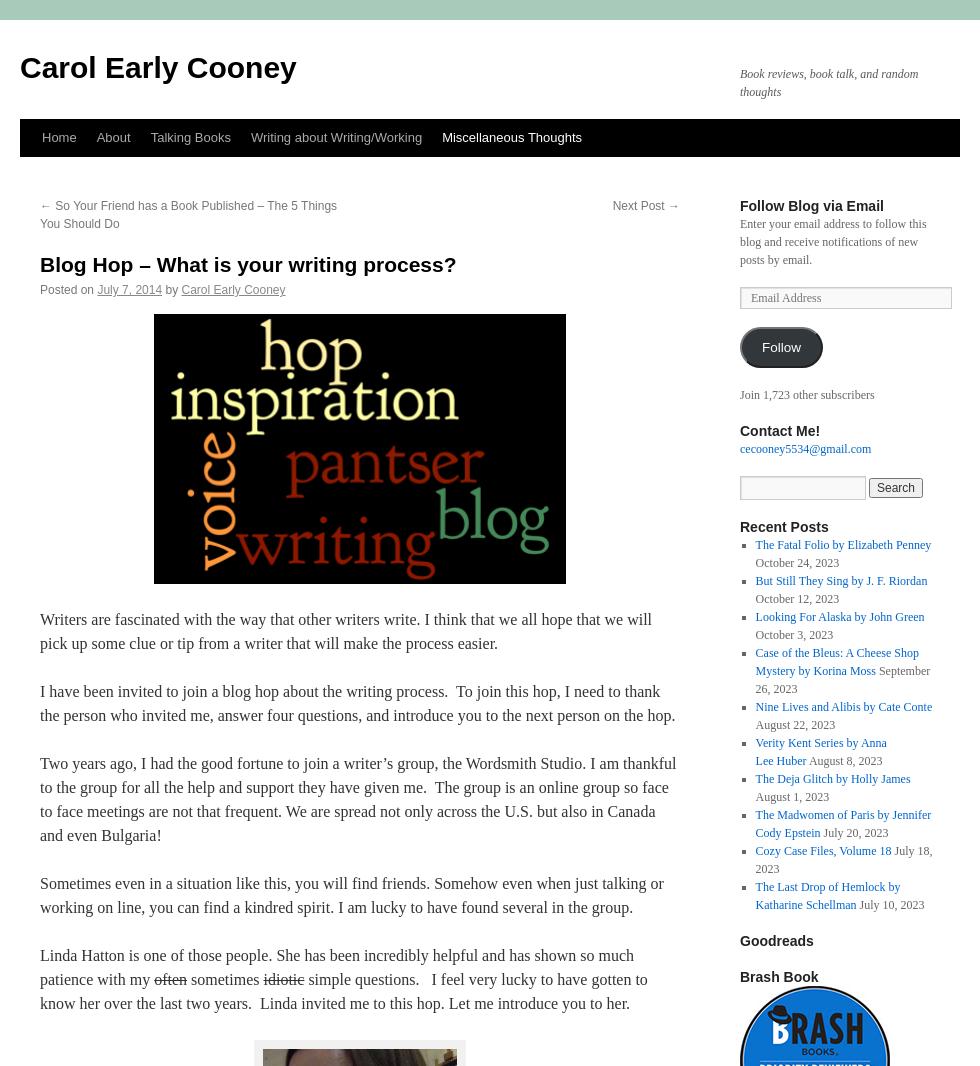 The image size is (980, 1066). What do you see at coordinates (129, 289) in the screenshot?
I see `'July 7, 2014'` at bounding box center [129, 289].